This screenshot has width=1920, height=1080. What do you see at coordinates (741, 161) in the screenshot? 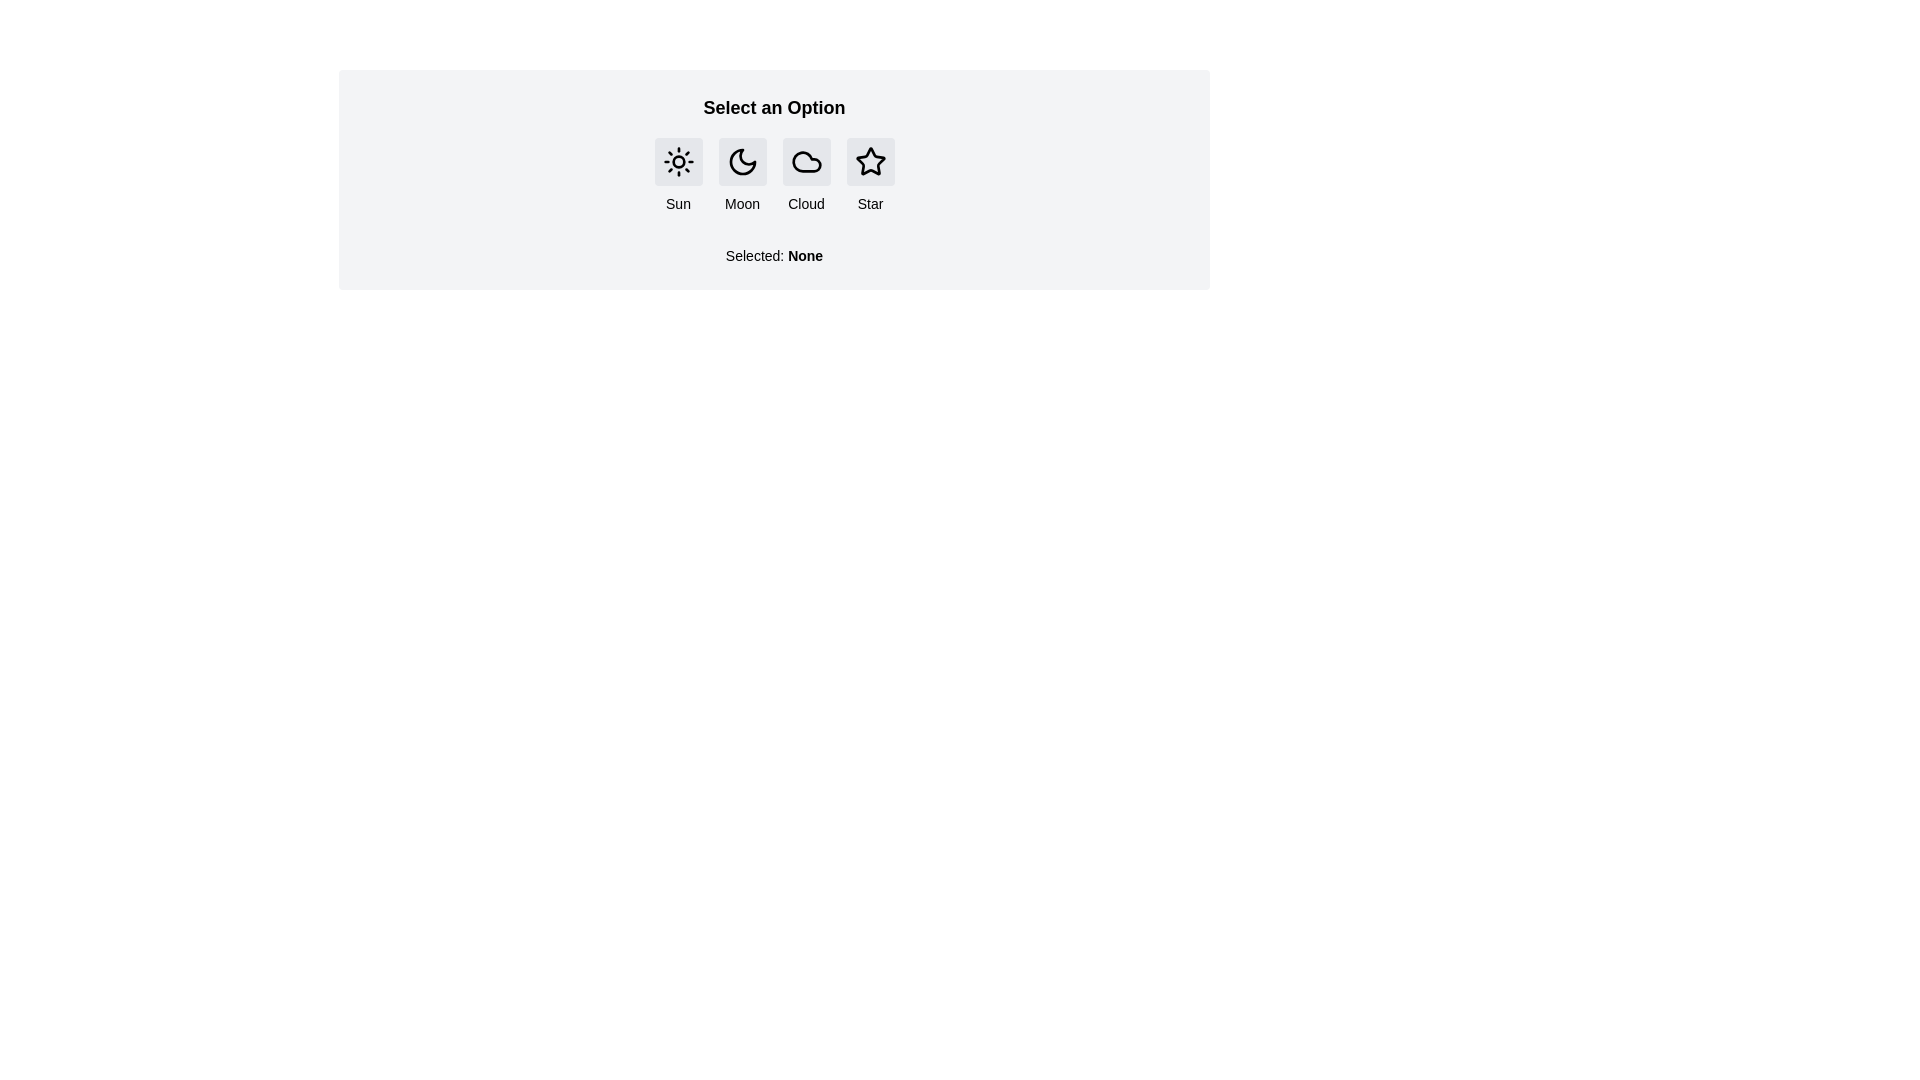
I see `the crescent moon icon, which is the second icon from the left in the row below the heading 'Select an Option'` at bounding box center [741, 161].